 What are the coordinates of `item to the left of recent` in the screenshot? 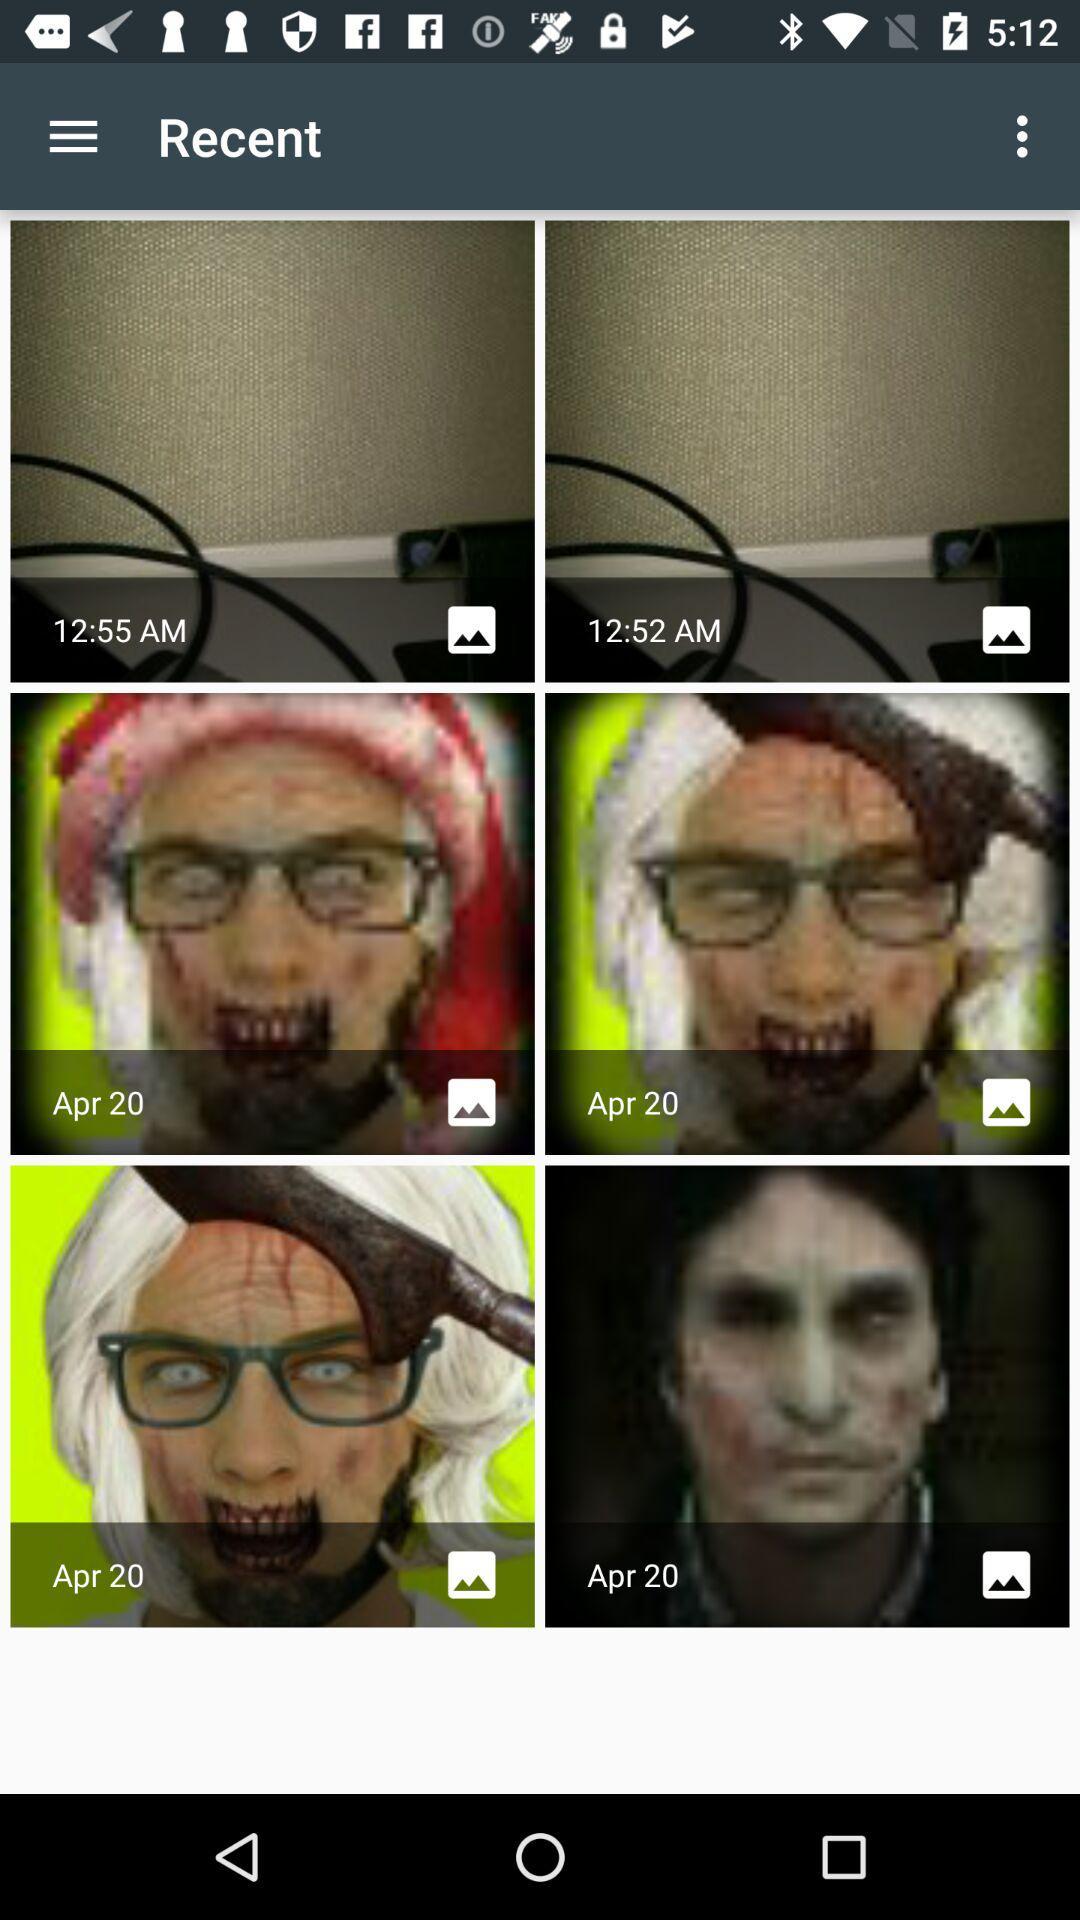 It's located at (72, 135).